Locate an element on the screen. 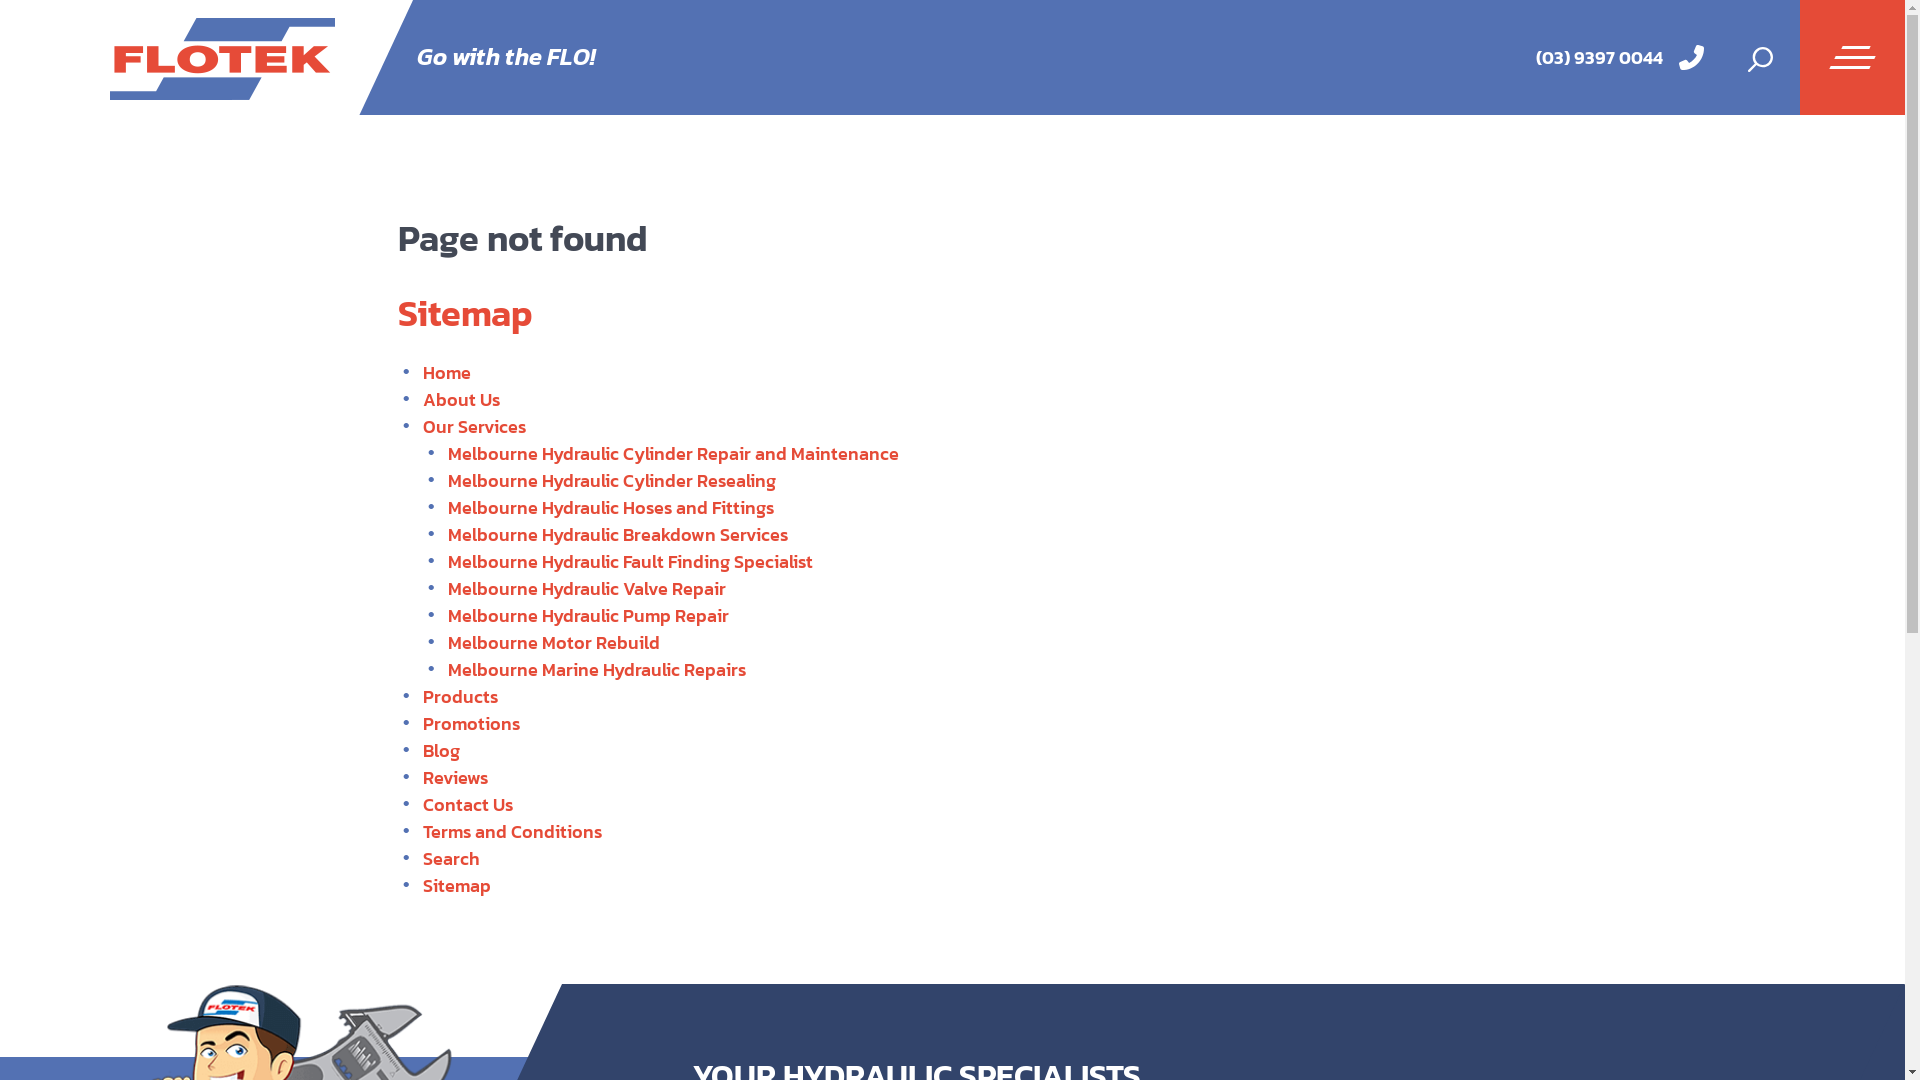 The height and width of the screenshot is (1080, 1920). '(03) 9397 0044' is located at coordinates (1598, 56).